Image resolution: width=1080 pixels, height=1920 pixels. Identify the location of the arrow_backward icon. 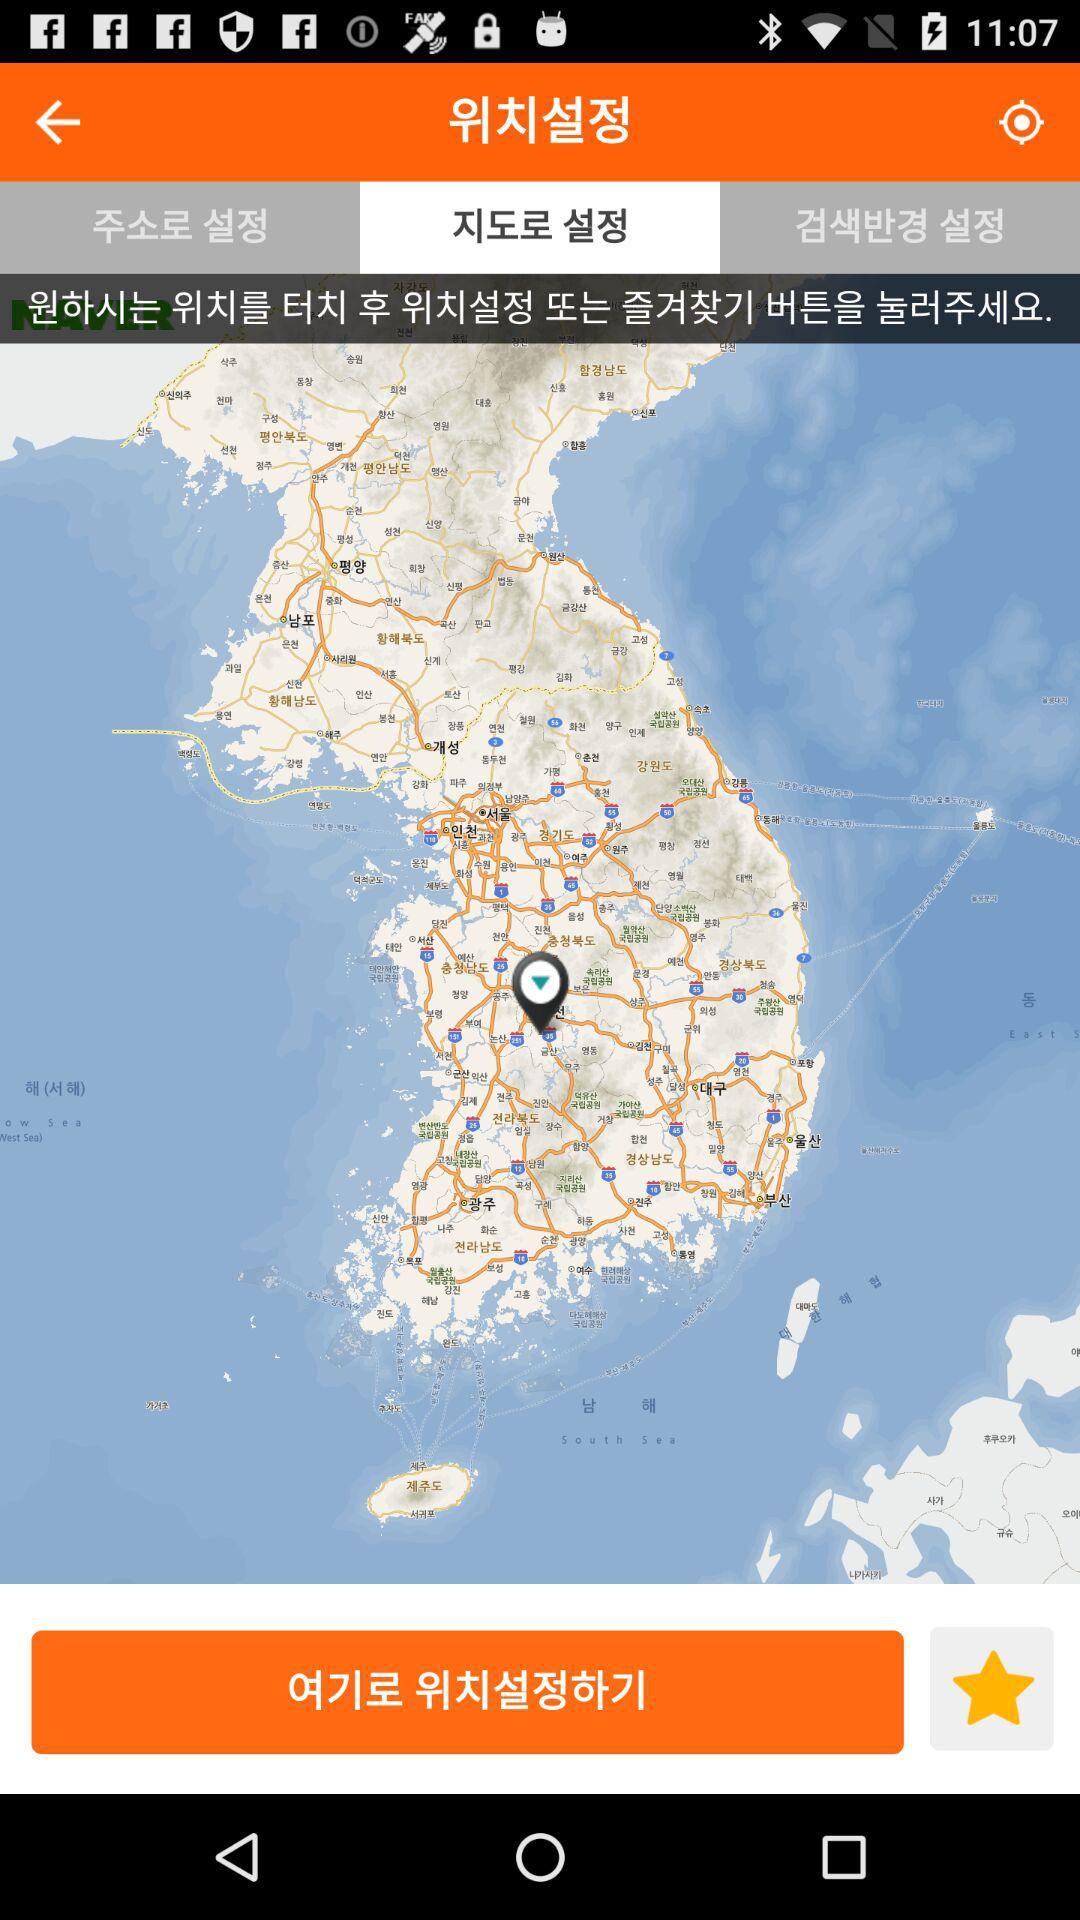
(57, 129).